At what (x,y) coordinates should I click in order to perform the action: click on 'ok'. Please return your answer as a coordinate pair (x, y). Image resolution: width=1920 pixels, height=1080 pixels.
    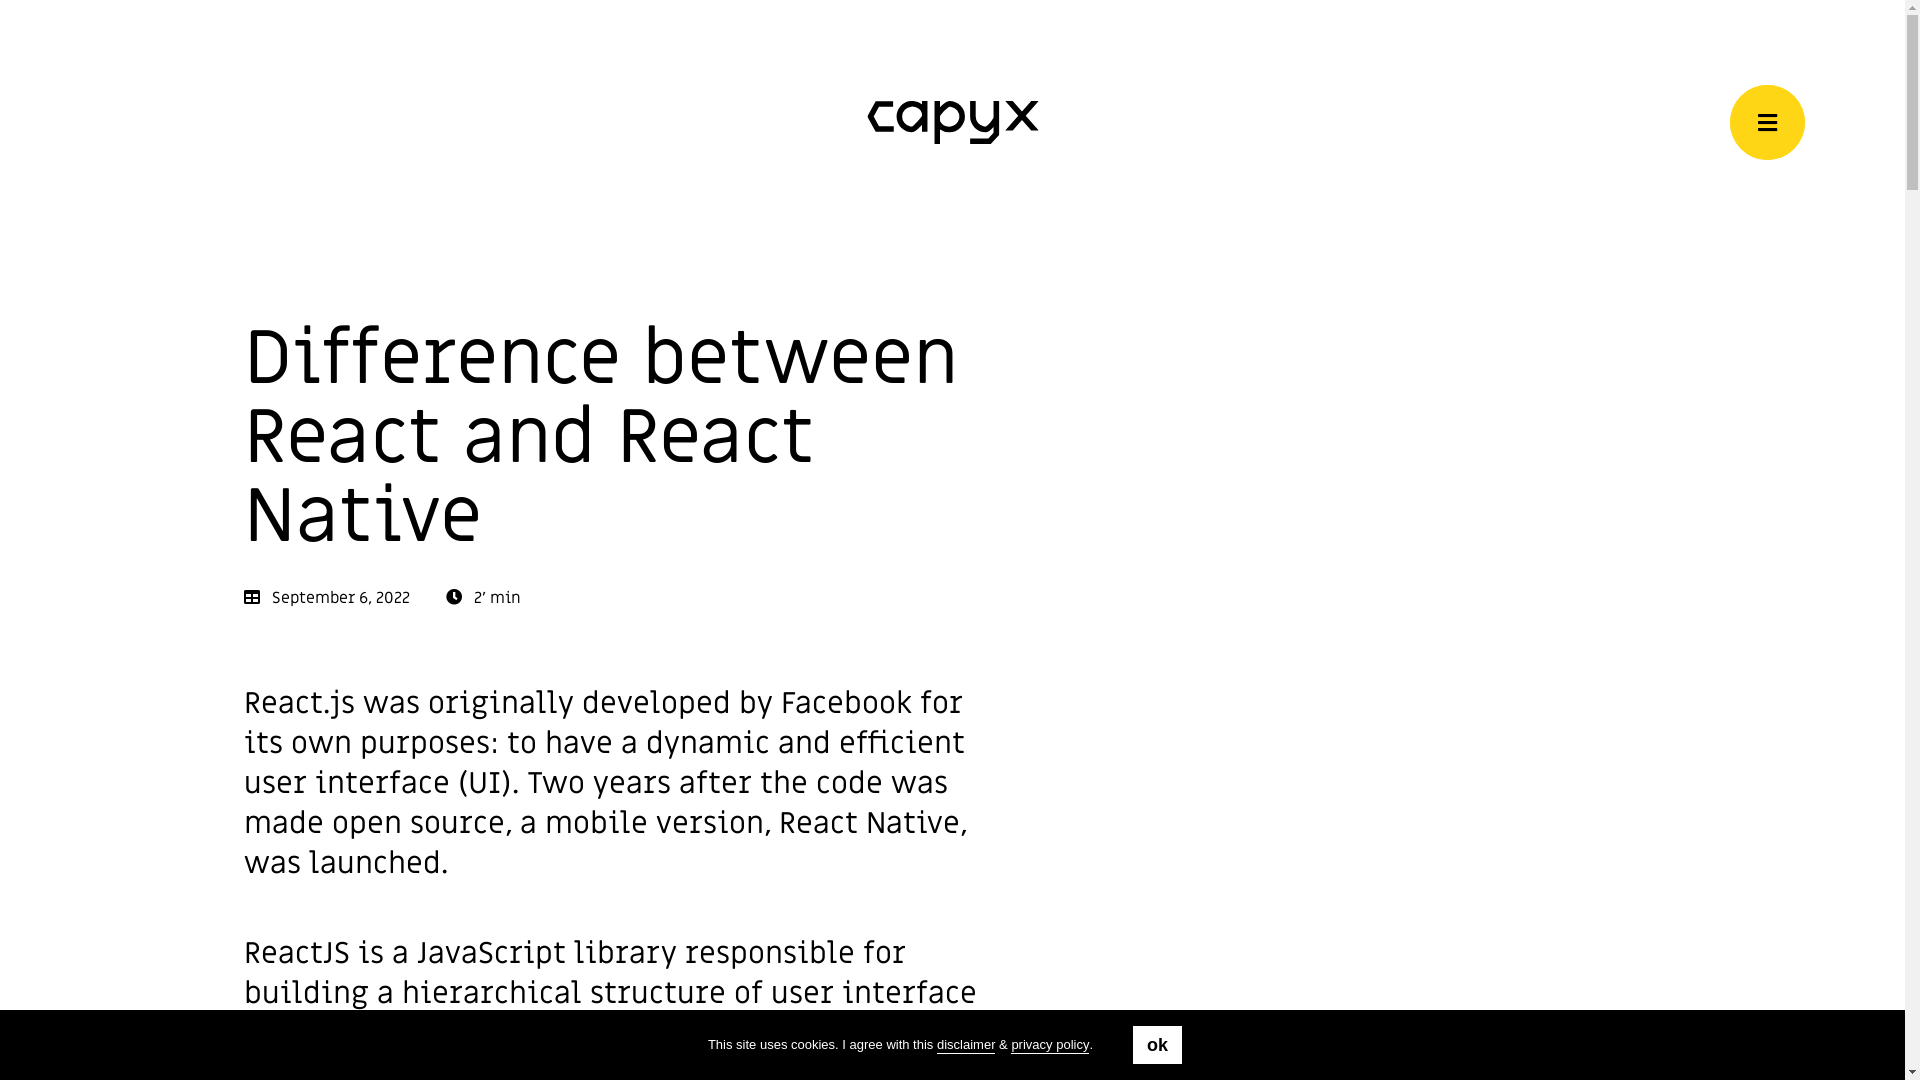
    Looking at the image, I should click on (1157, 1044).